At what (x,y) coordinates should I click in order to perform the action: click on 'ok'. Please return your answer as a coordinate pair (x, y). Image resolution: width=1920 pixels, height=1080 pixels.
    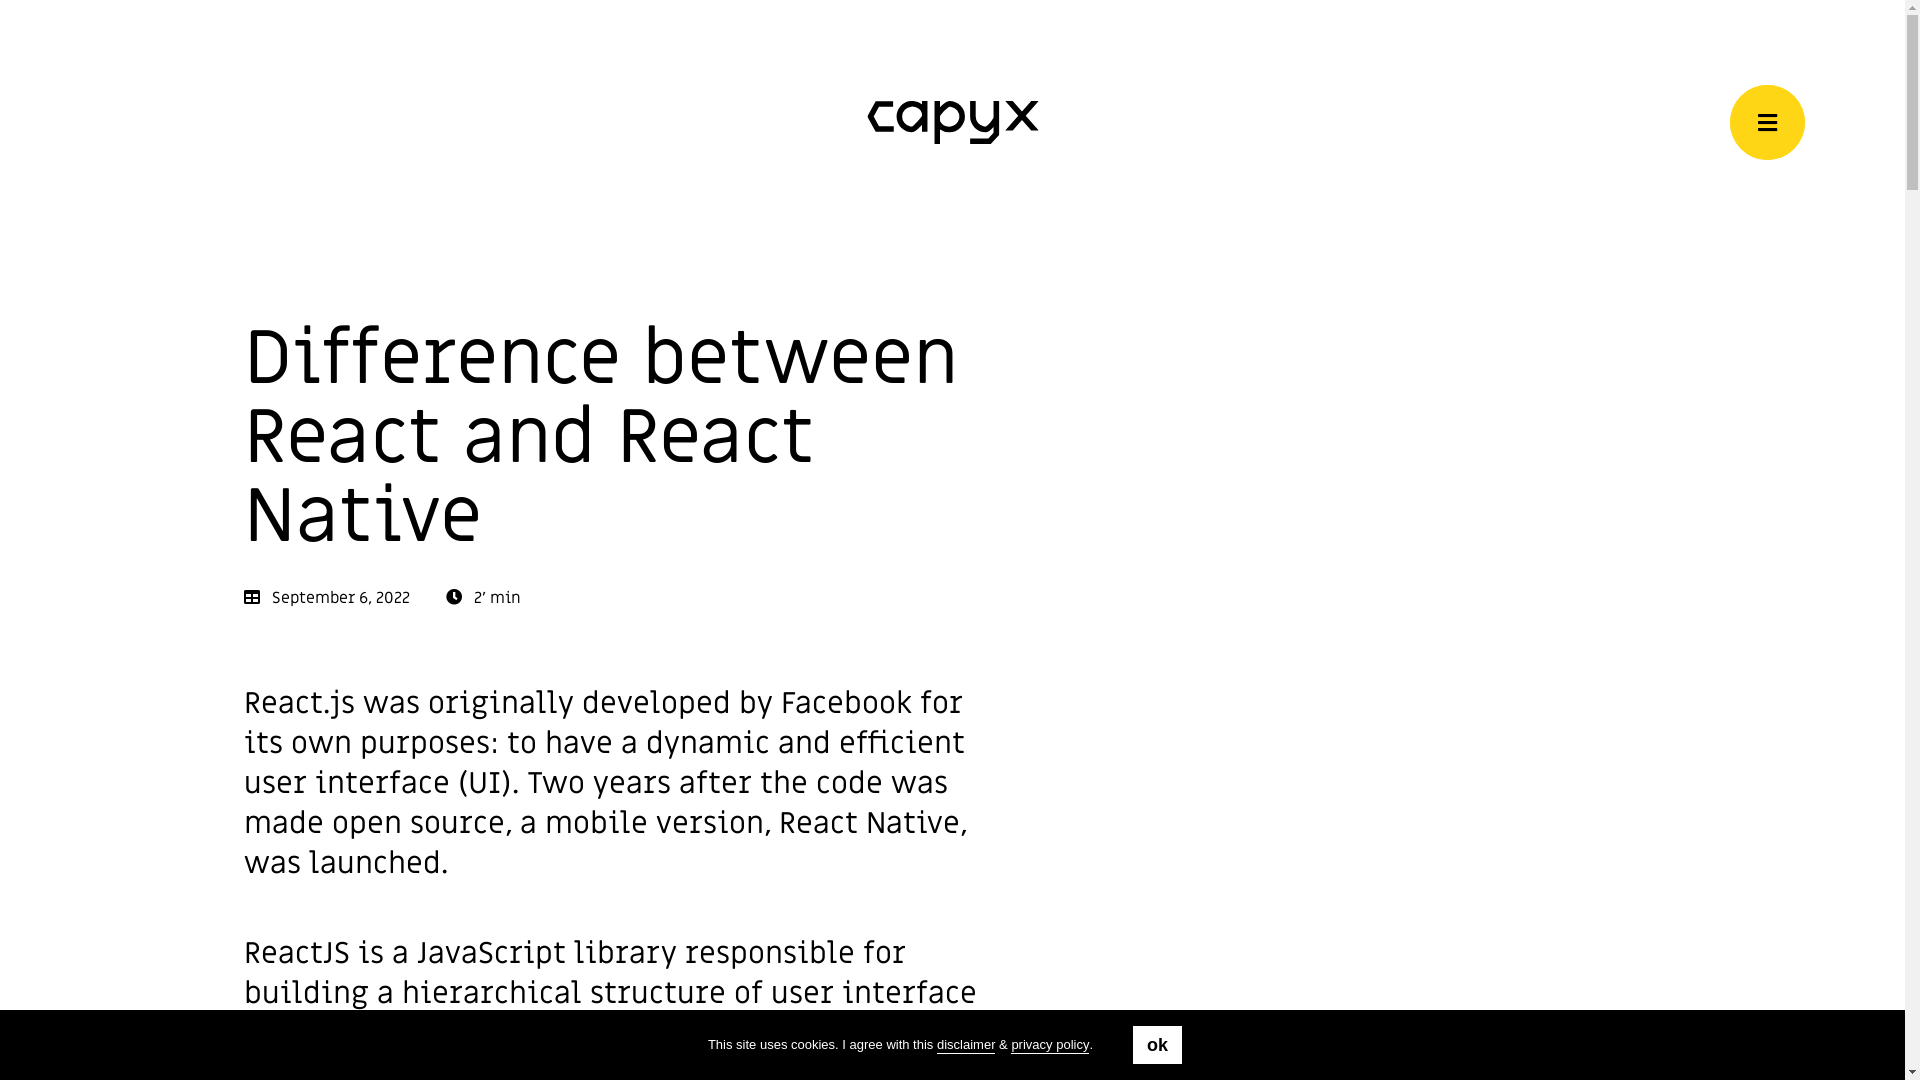
    Looking at the image, I should click on (1157, 1044).